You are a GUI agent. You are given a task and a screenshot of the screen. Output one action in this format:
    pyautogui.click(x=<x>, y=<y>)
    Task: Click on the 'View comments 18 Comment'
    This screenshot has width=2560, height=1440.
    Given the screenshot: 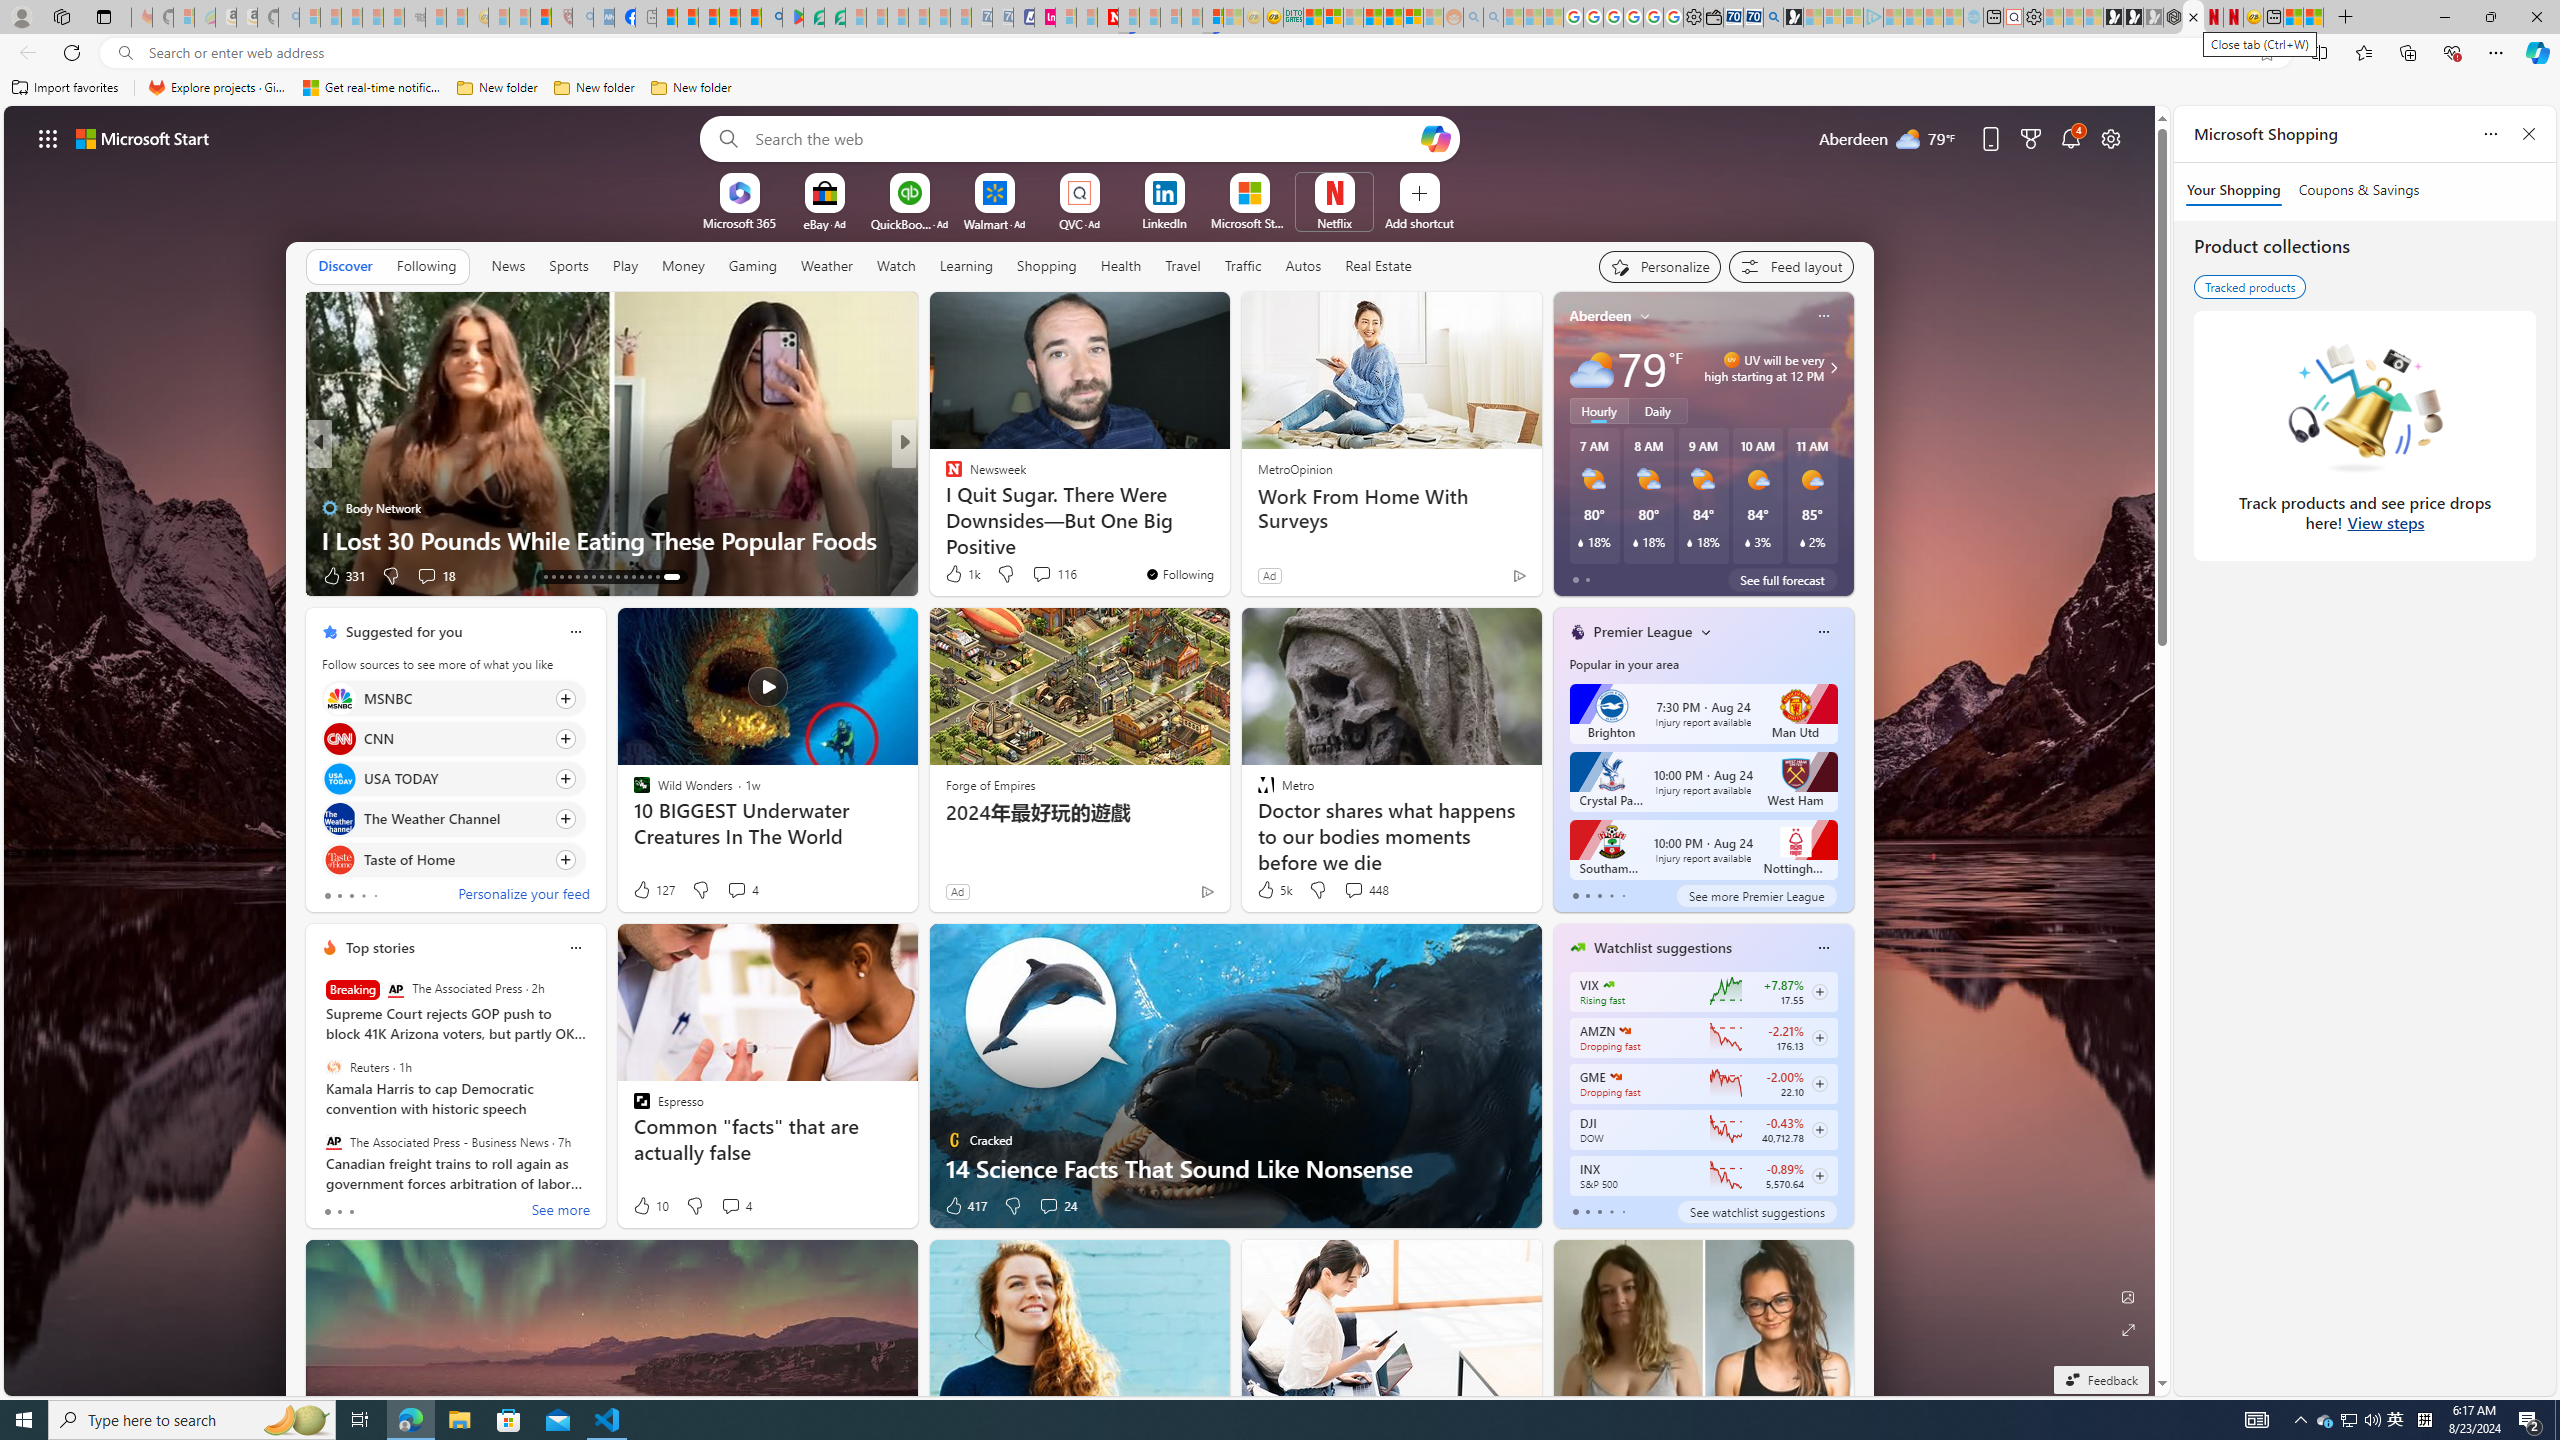 What is the action you would take?
    pyautogui.click(x=425, y=574)
    